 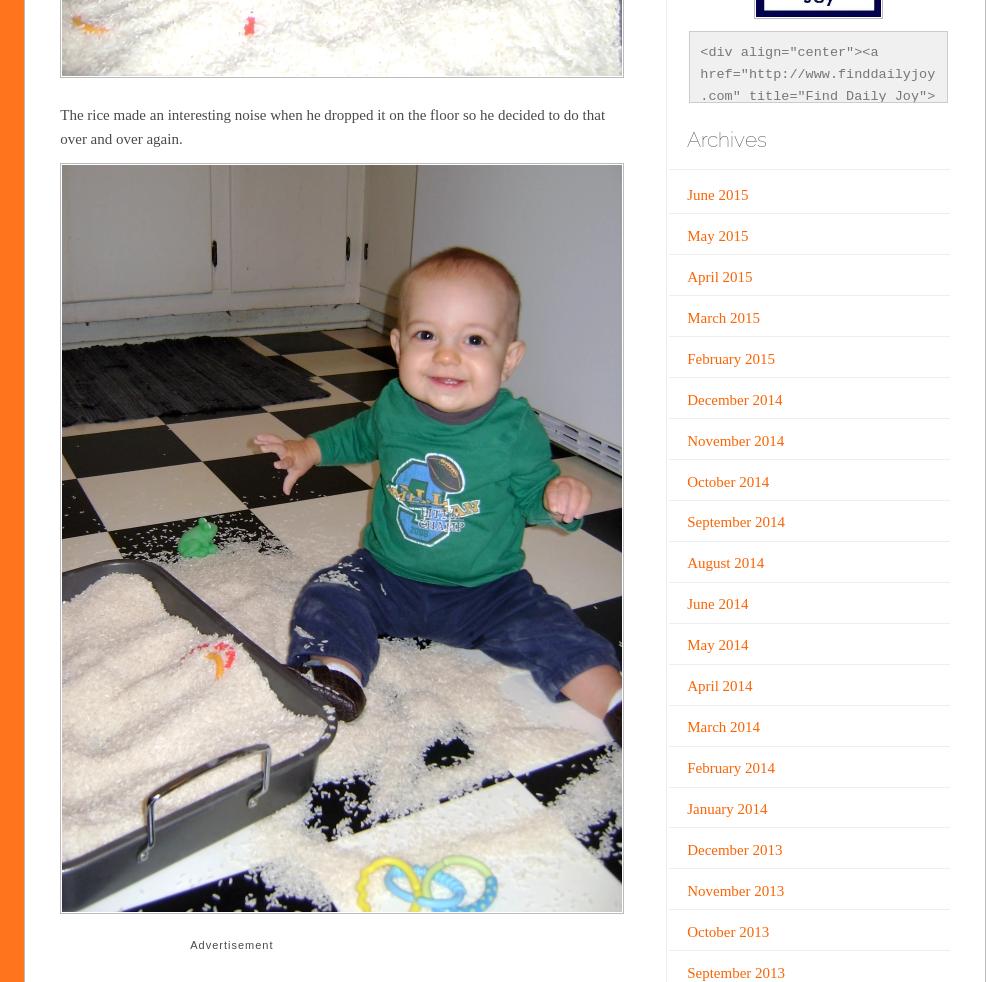 What do you see at coordinates (724, 561) in the screenshot?
I see `'August 2014'` at bounding box center [724, 561].